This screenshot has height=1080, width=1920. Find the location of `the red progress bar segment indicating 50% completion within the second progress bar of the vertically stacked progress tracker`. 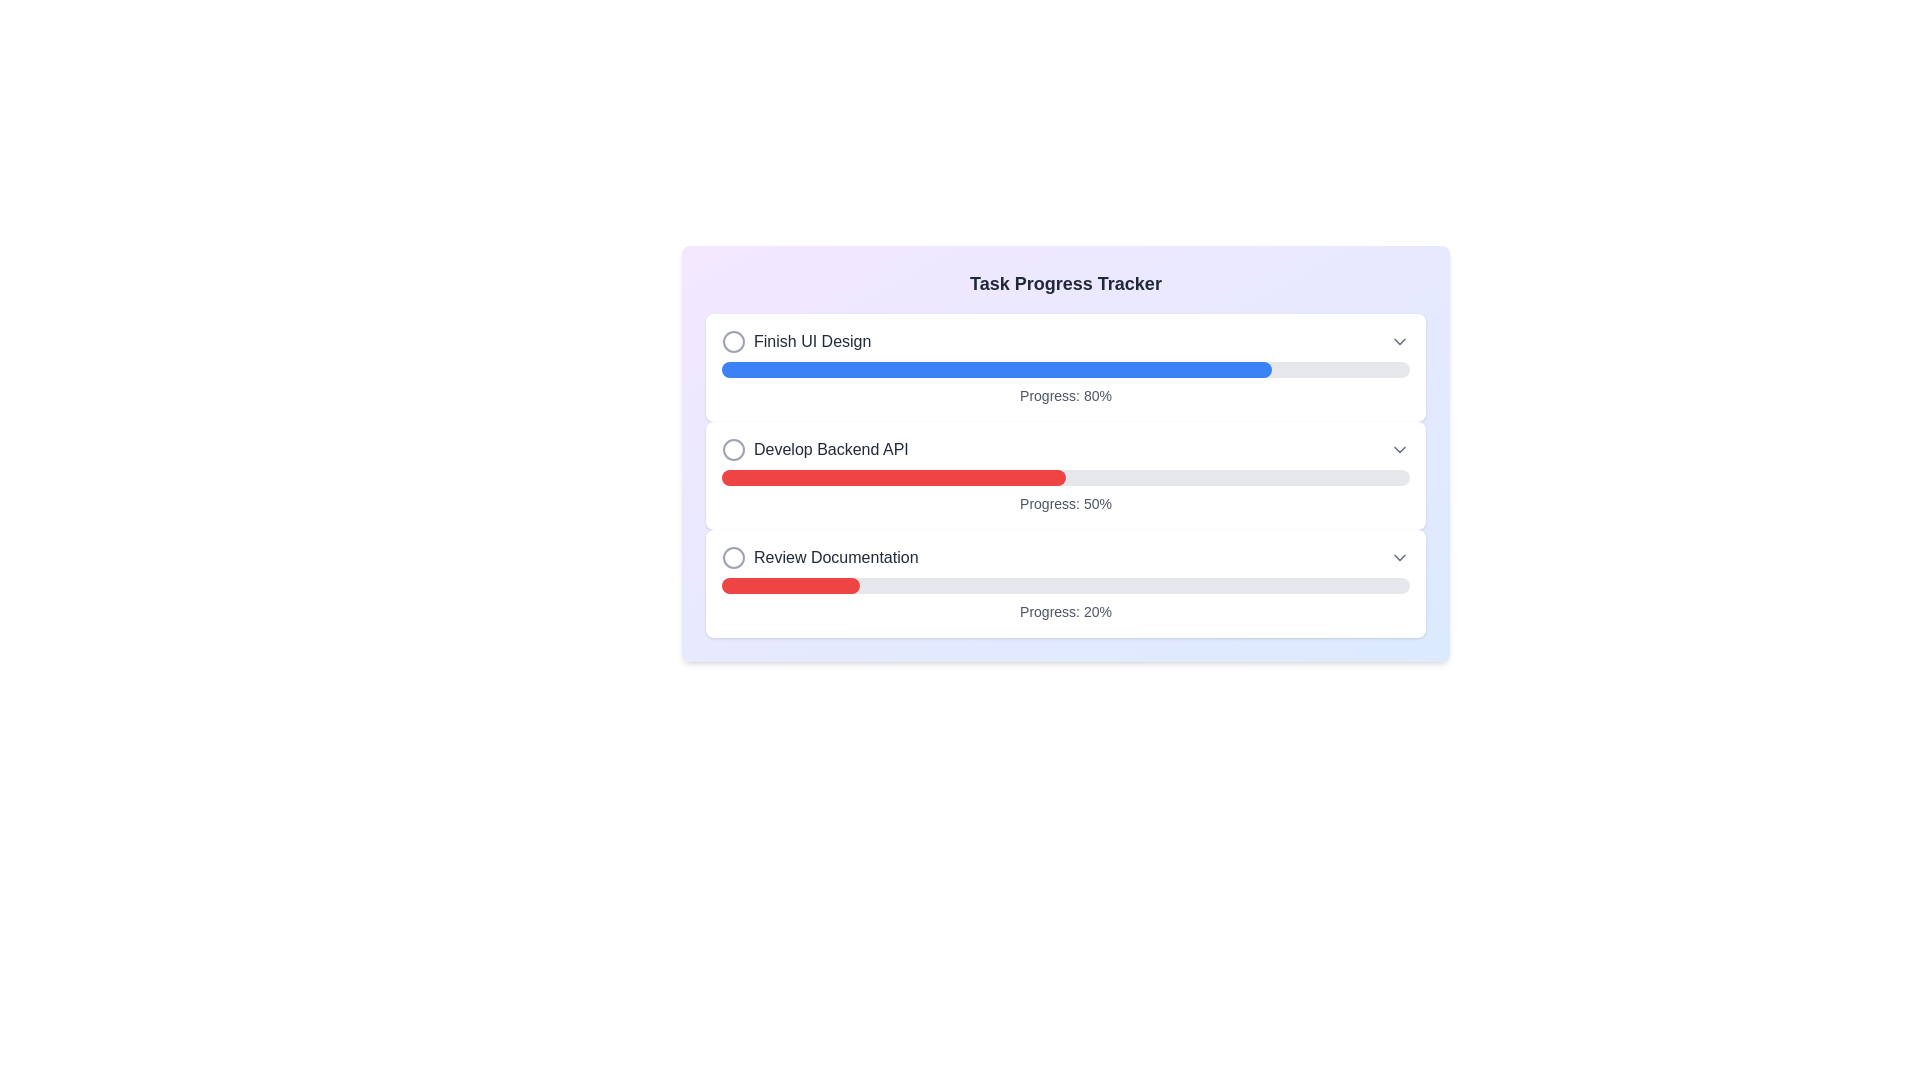

the red progress bar segment indicating 50% completion within the second progress bar of the vertically stacked progress tracker is located at coordinates (892, 478).